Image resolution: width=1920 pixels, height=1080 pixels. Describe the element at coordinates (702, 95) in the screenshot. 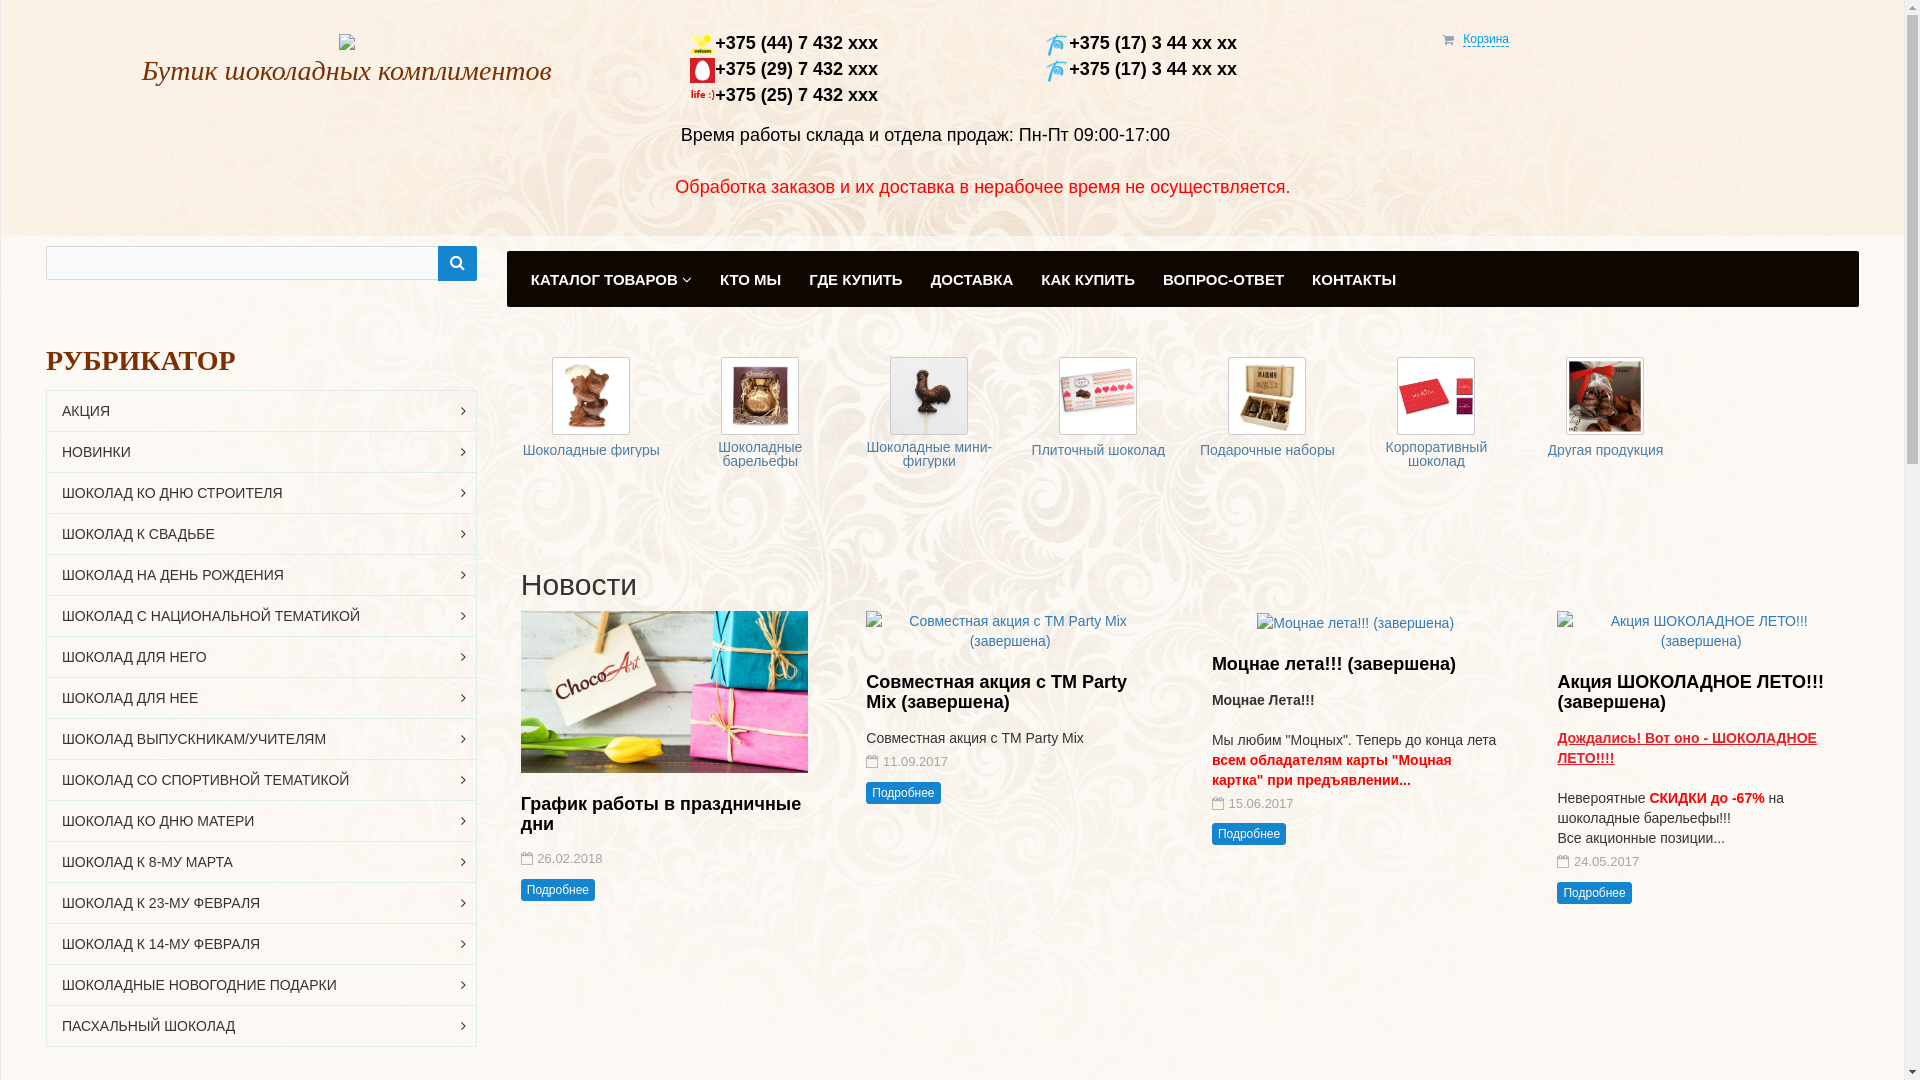

I see `'life.png'` at that location.